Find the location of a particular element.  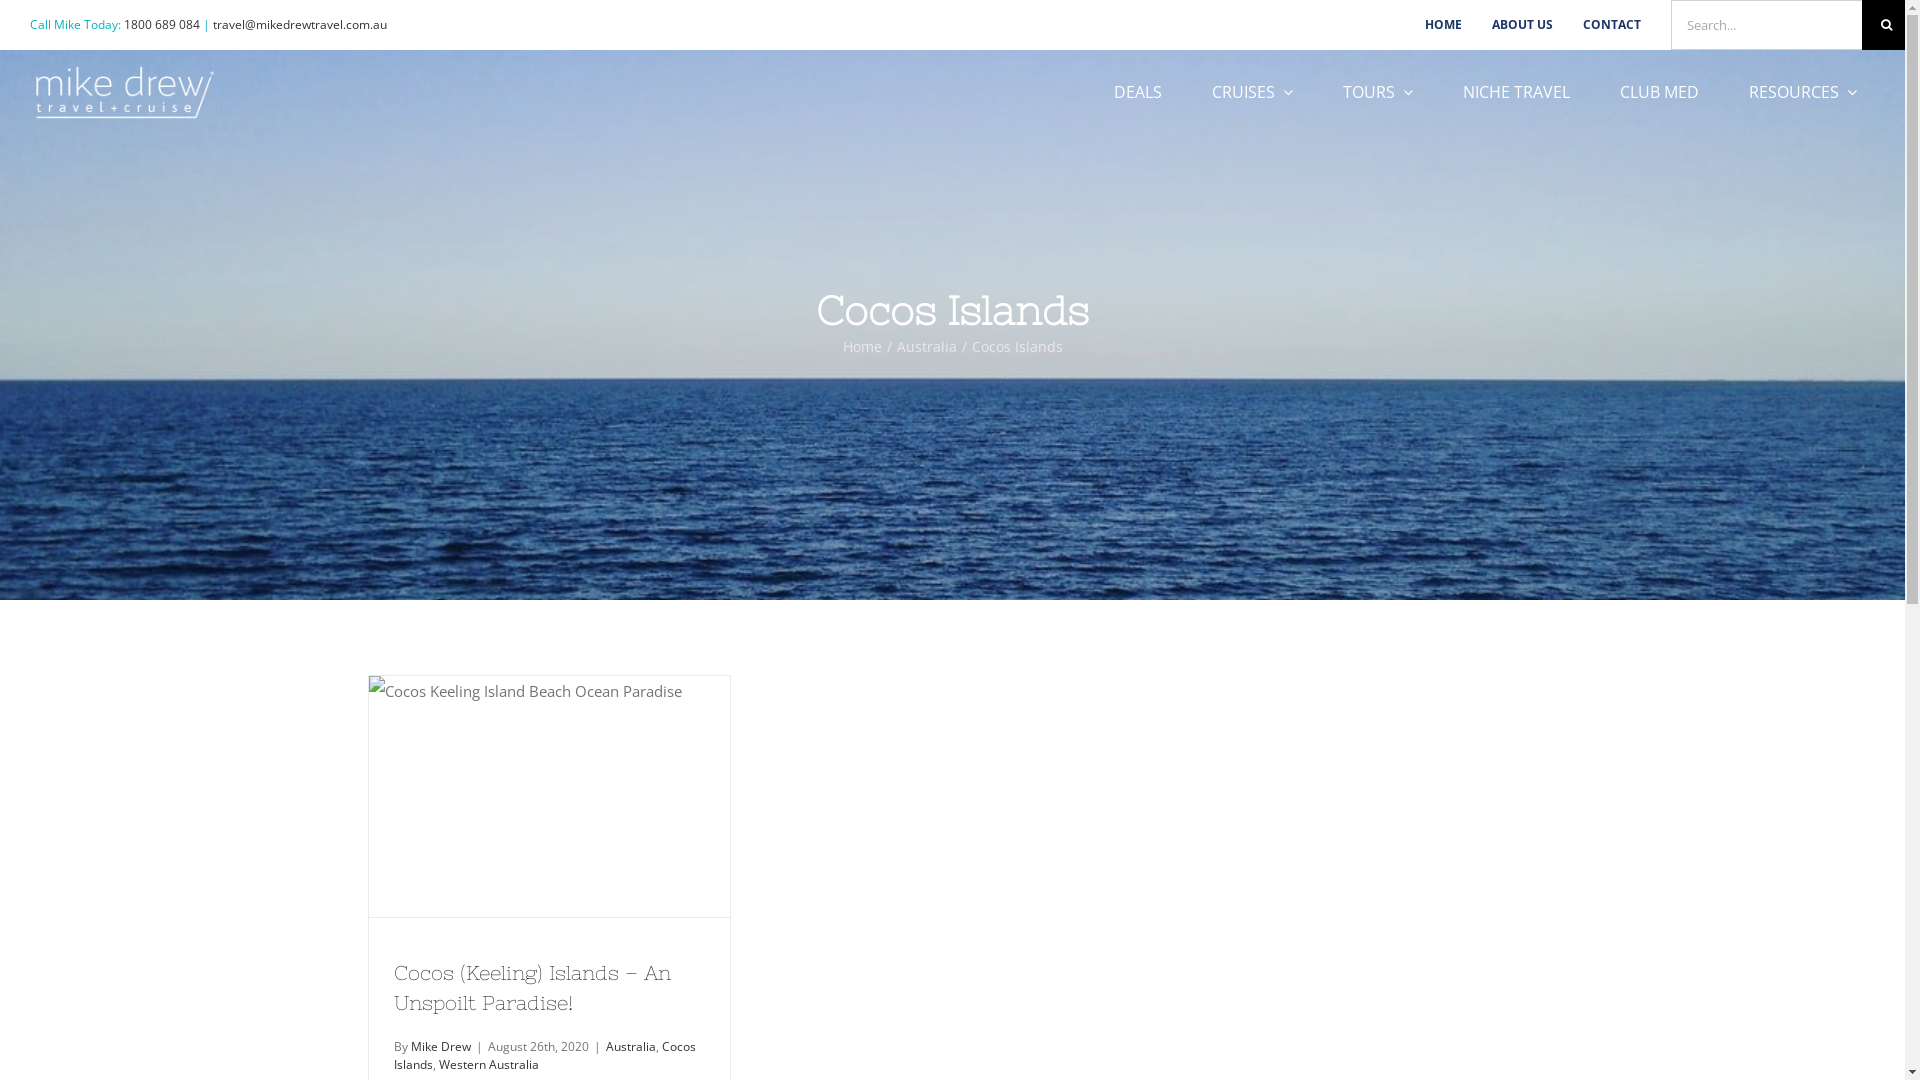

'1800 689 084' is located at coordinates (162, 24).